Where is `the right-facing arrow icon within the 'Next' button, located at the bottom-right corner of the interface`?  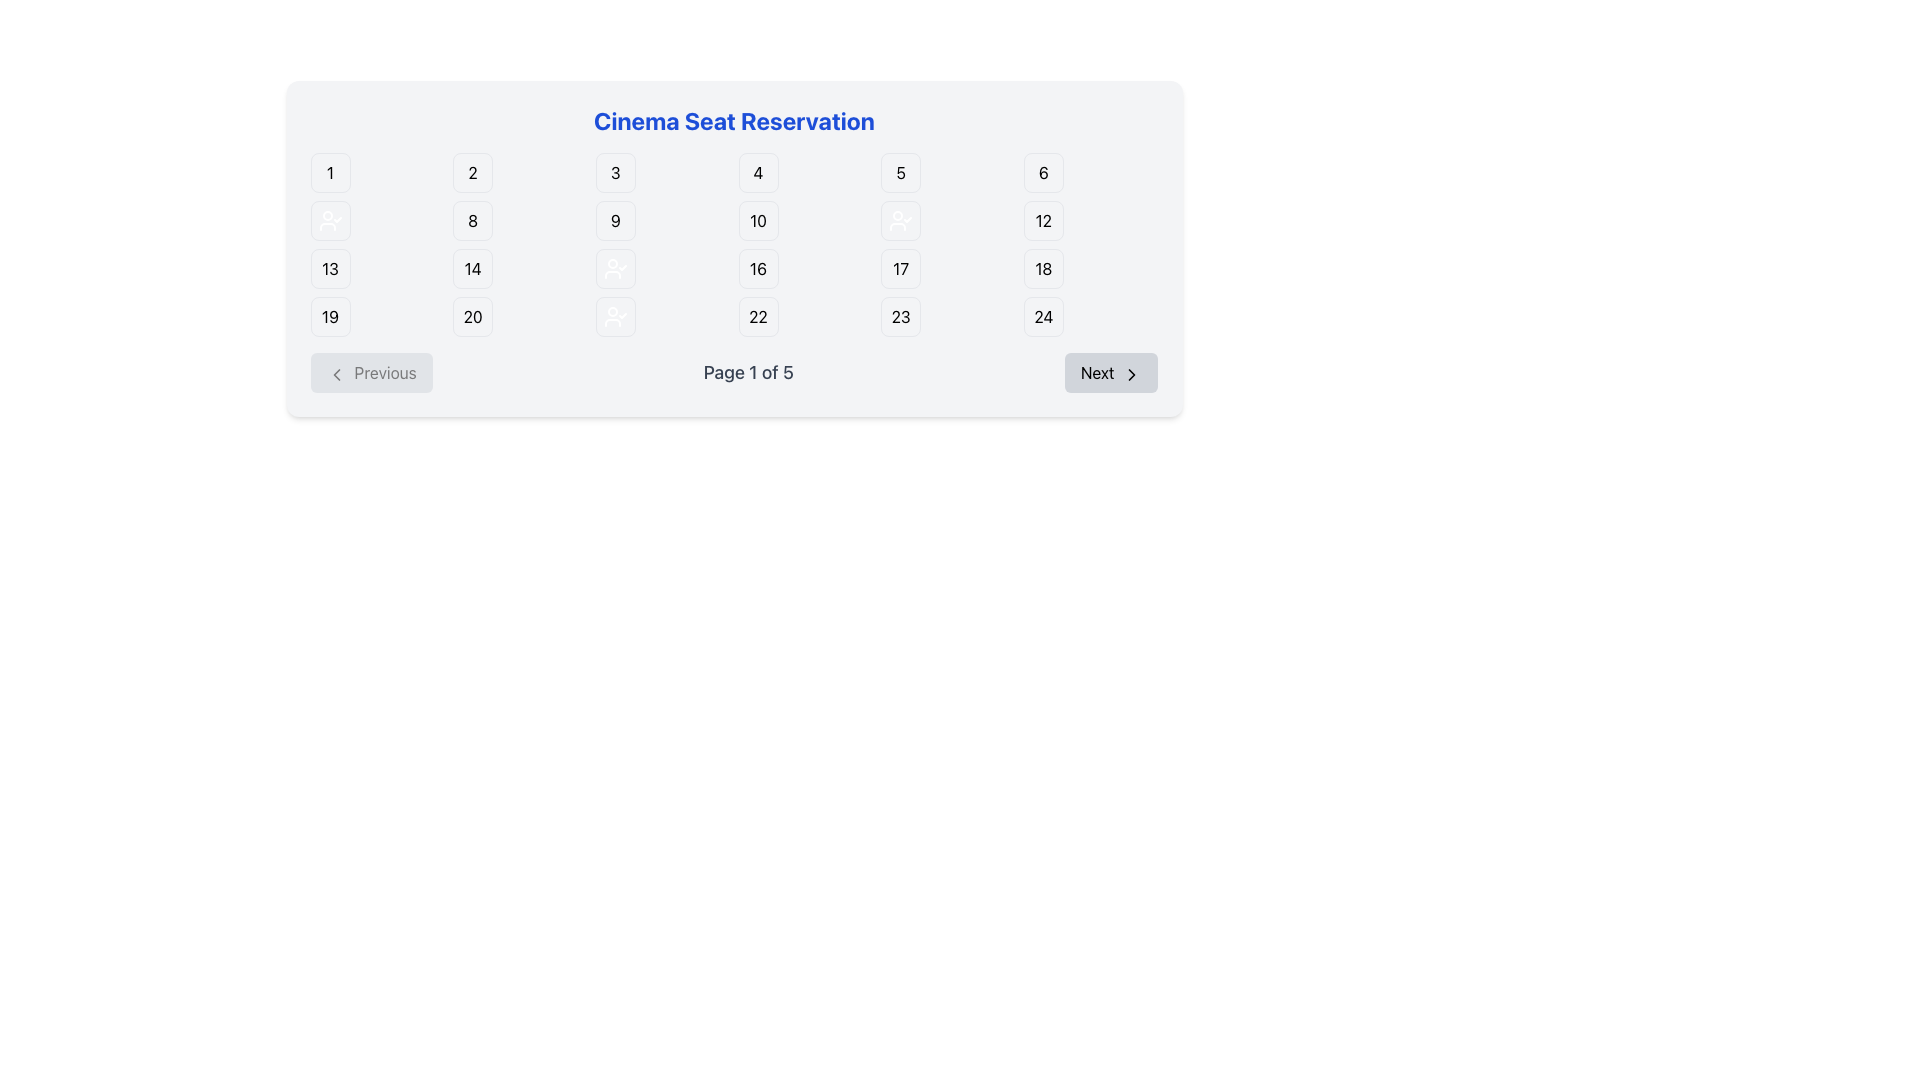 the right-facing arrow icon within the 'Next' button, located at the bottom-right corner of the interface is located at coordinates (1132, 374).